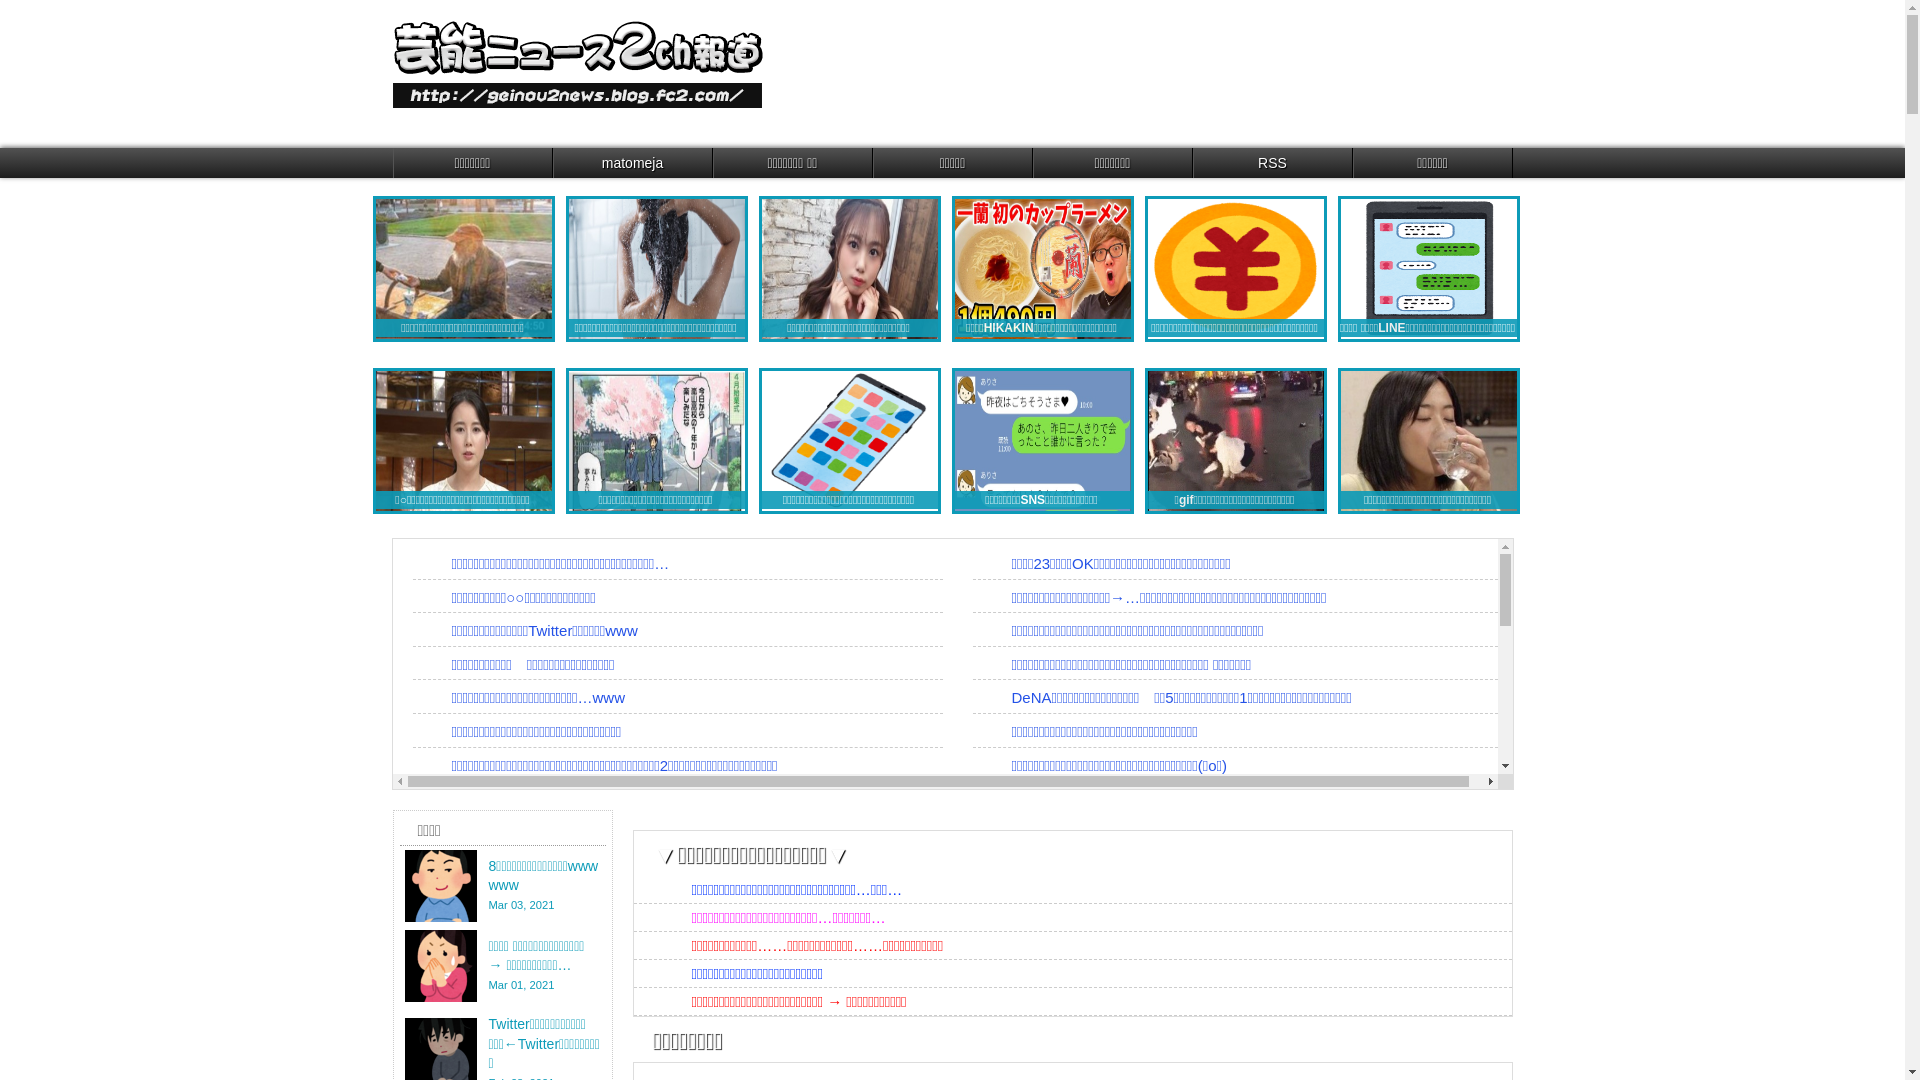 The image size is (1920, 1080). What do you see at coordinates (632, 161) in the screenshot?
I see `'matomeja'` at bounding box center [632, 161].